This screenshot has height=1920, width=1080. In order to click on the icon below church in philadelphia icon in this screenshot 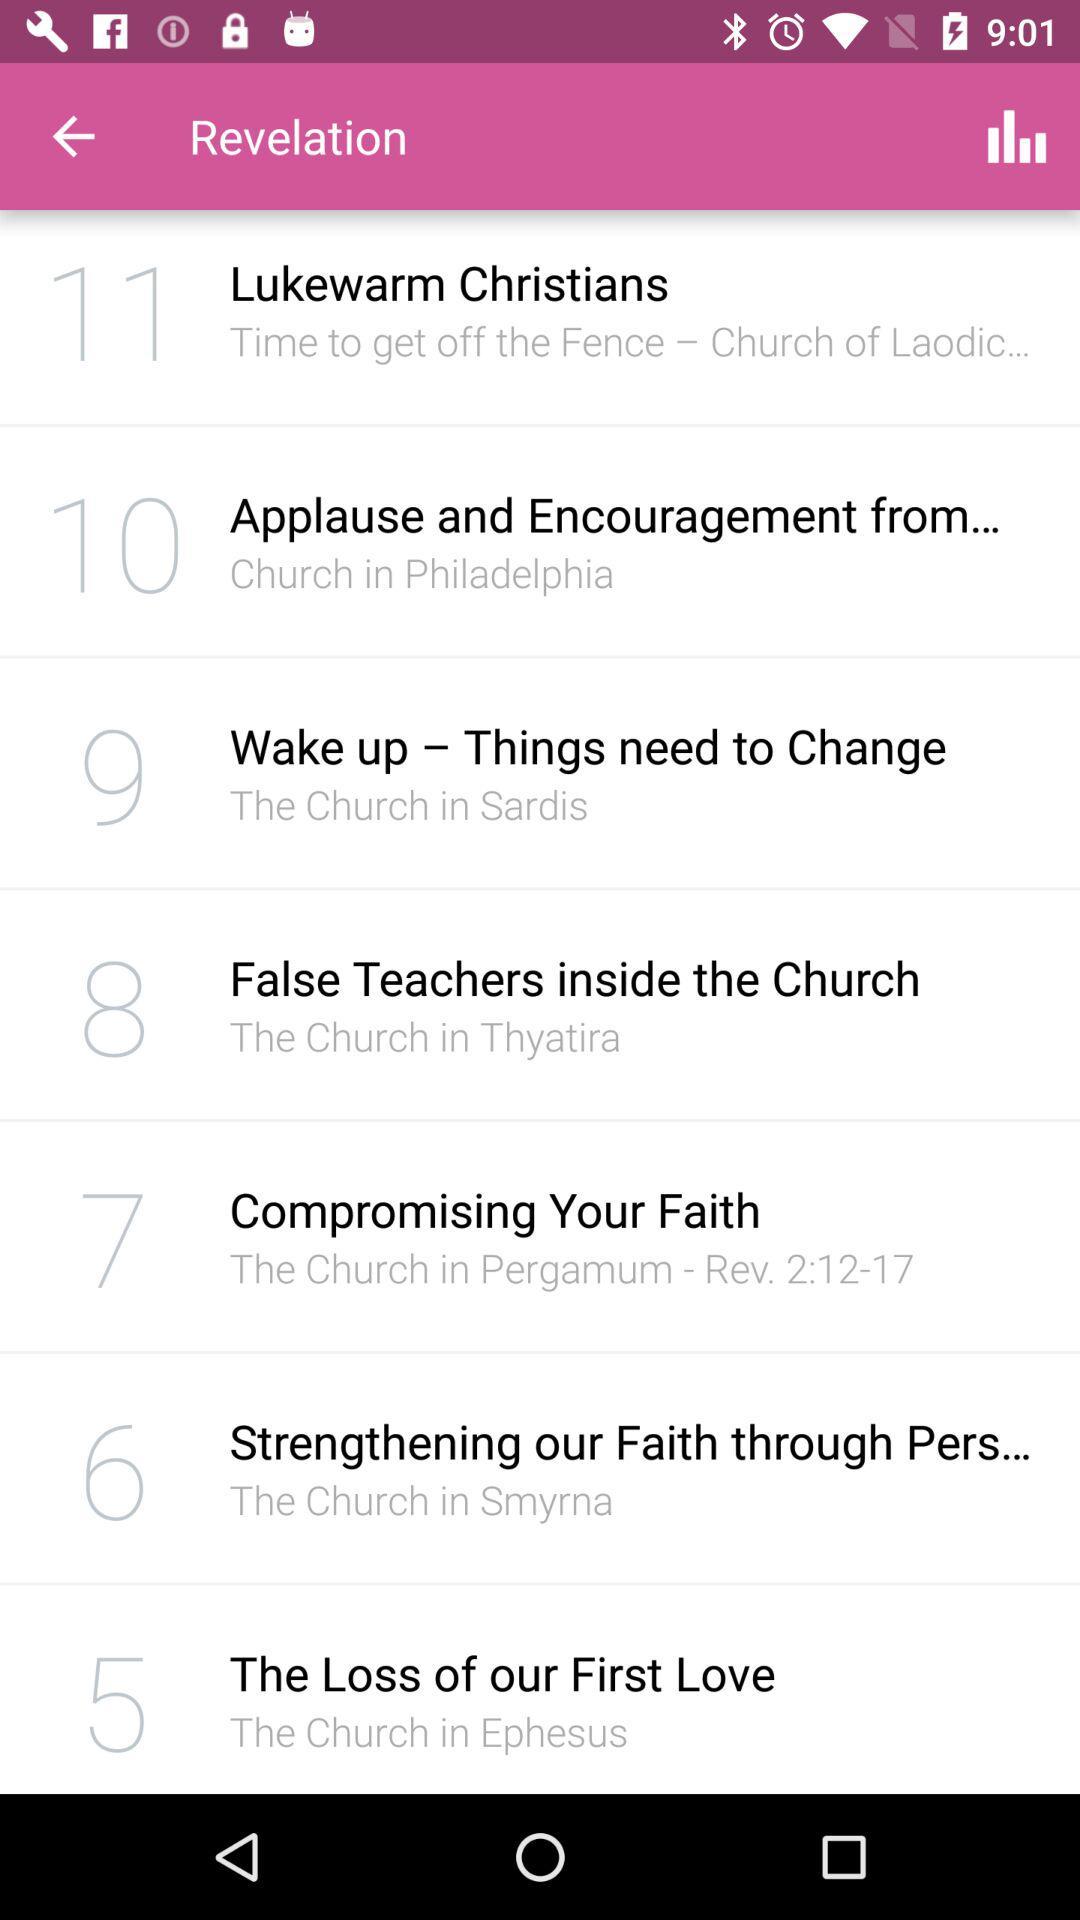, I will do `click(633, 744)`.